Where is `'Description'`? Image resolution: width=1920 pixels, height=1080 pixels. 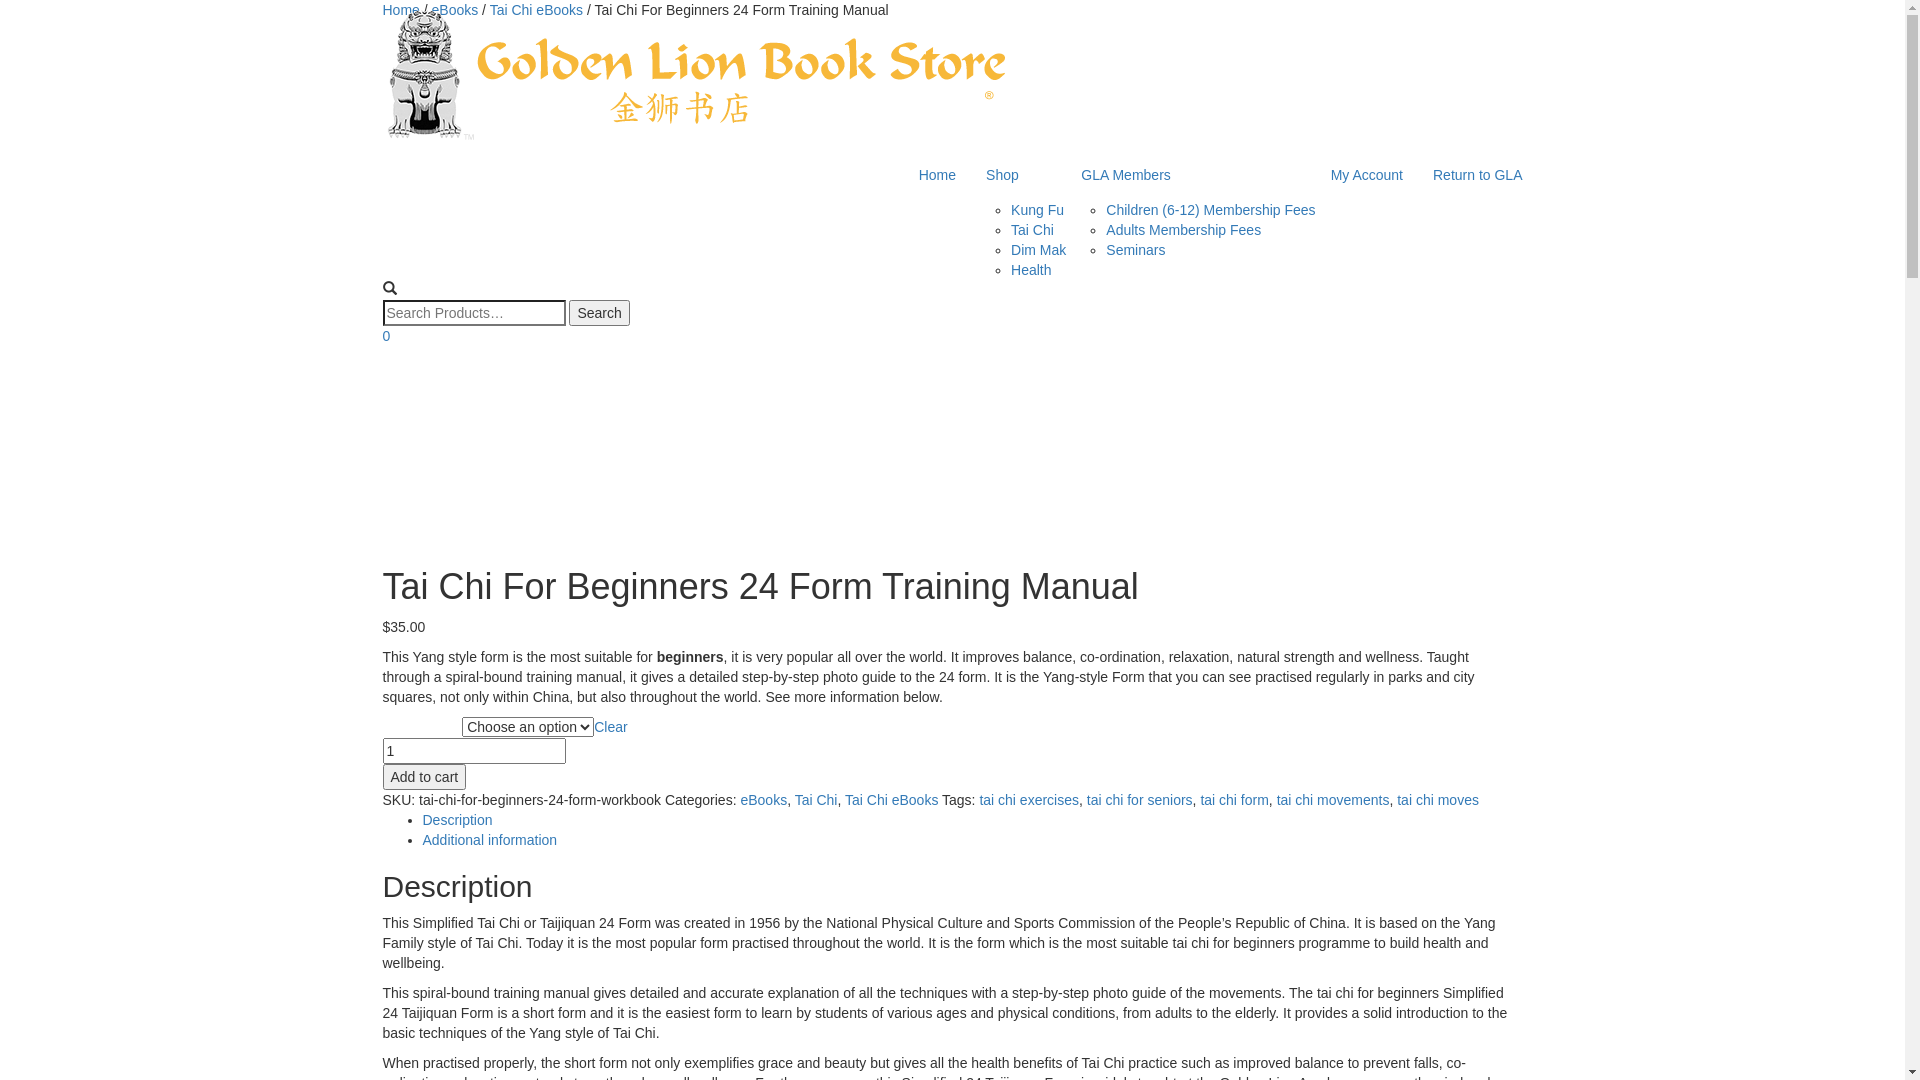
'Description' is located at coordinates (421, 820).